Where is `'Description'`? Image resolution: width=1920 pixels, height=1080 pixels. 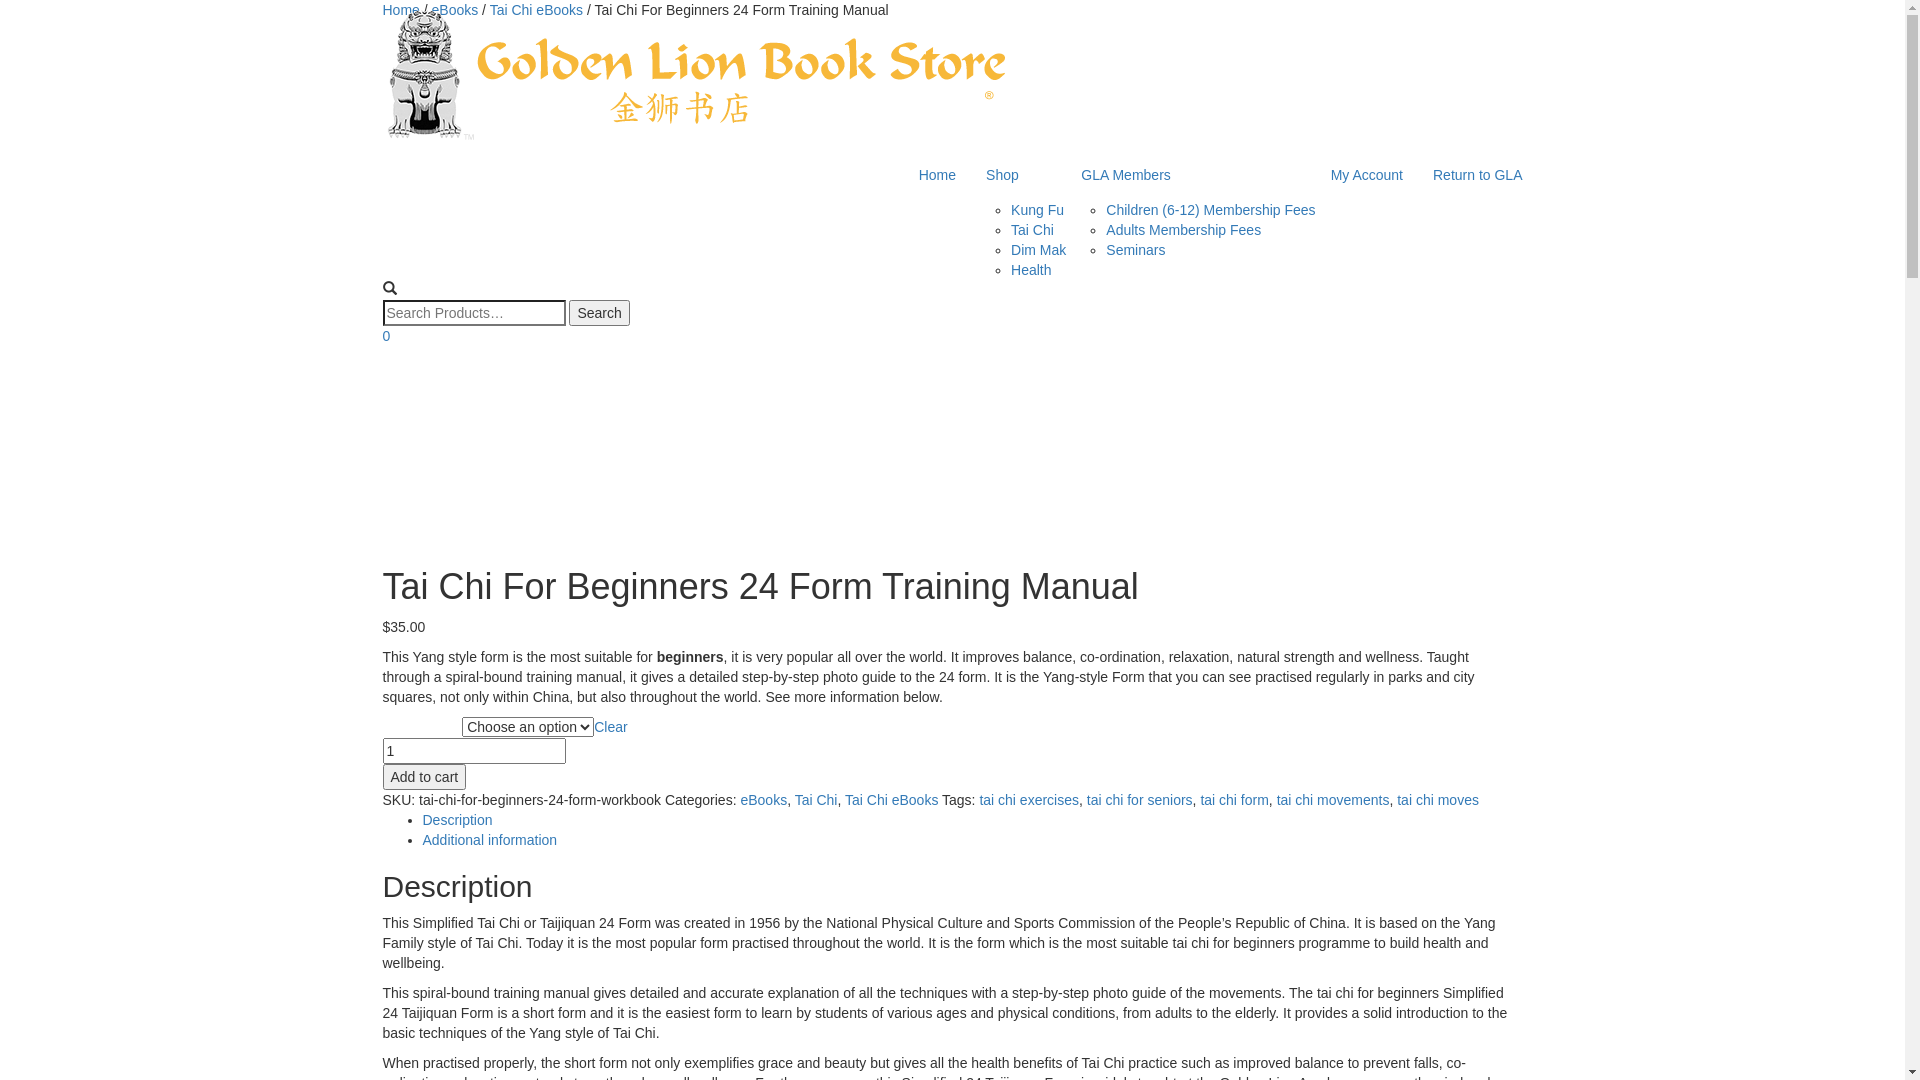
'Description' is located at coordinates (421, 820).